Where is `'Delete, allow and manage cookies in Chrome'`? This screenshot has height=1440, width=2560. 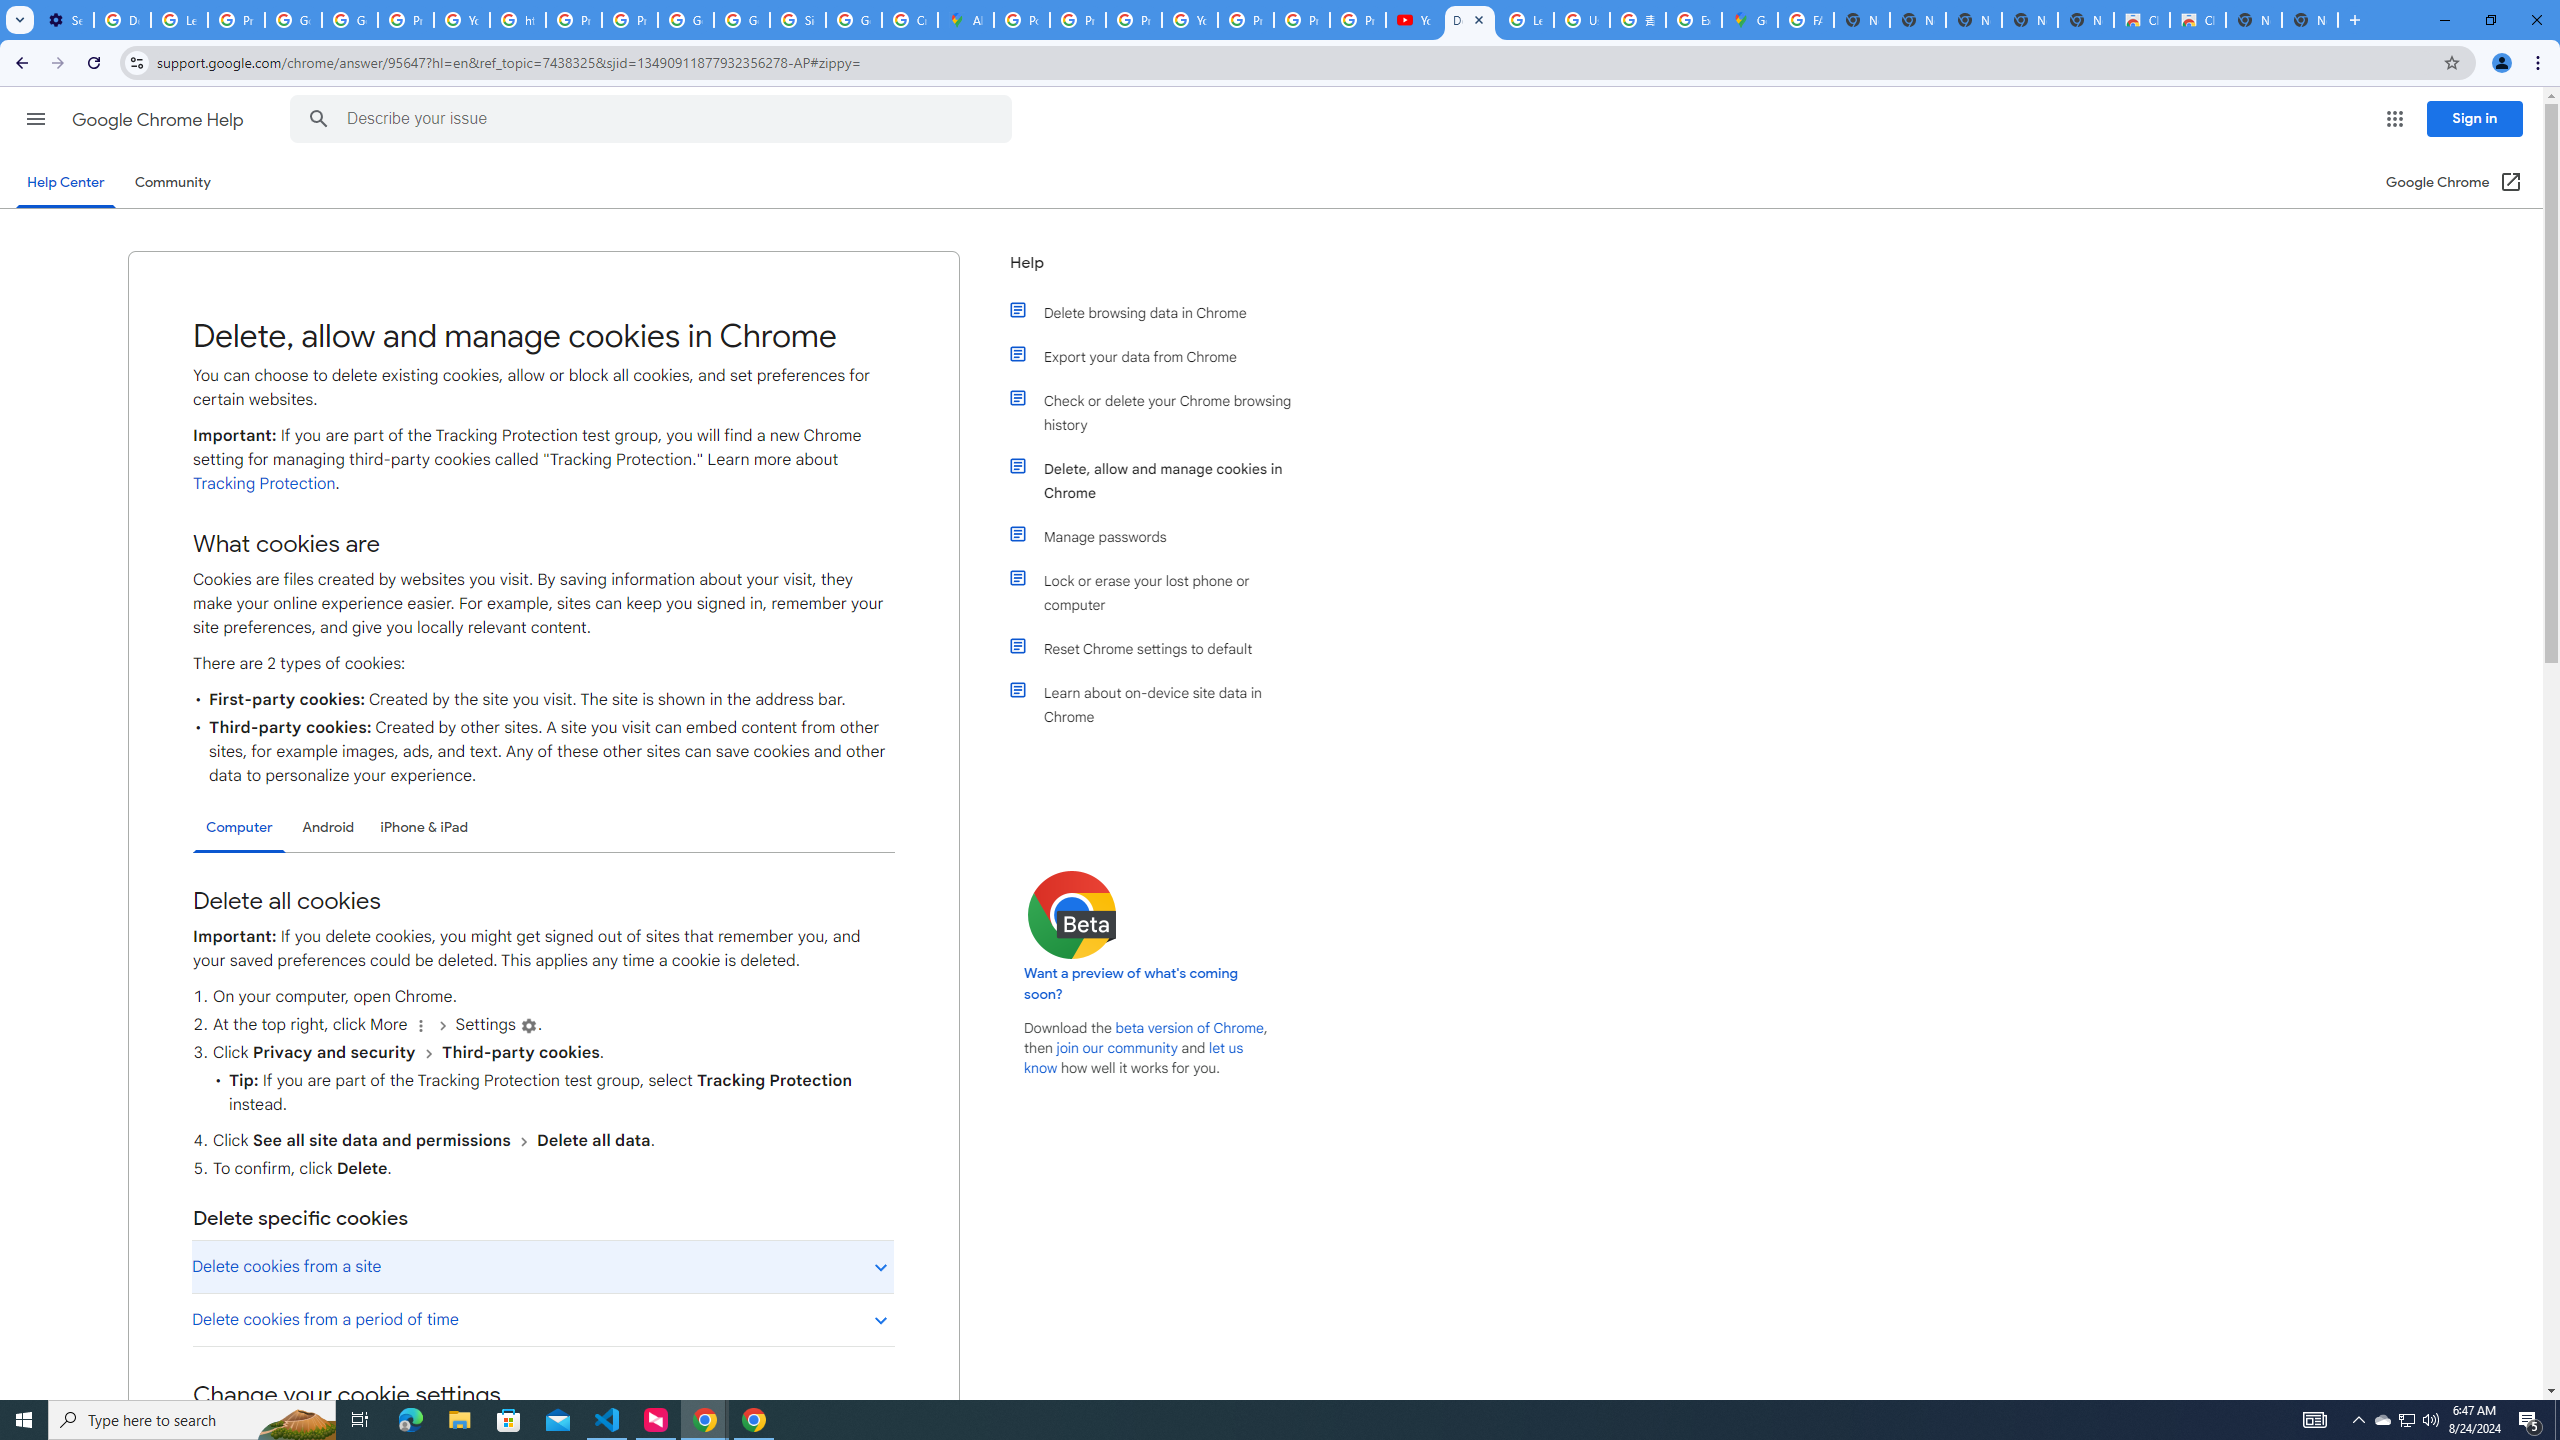
'Delete, allow and manage cookies in Chrome' is located at coordinates (1162, 479).